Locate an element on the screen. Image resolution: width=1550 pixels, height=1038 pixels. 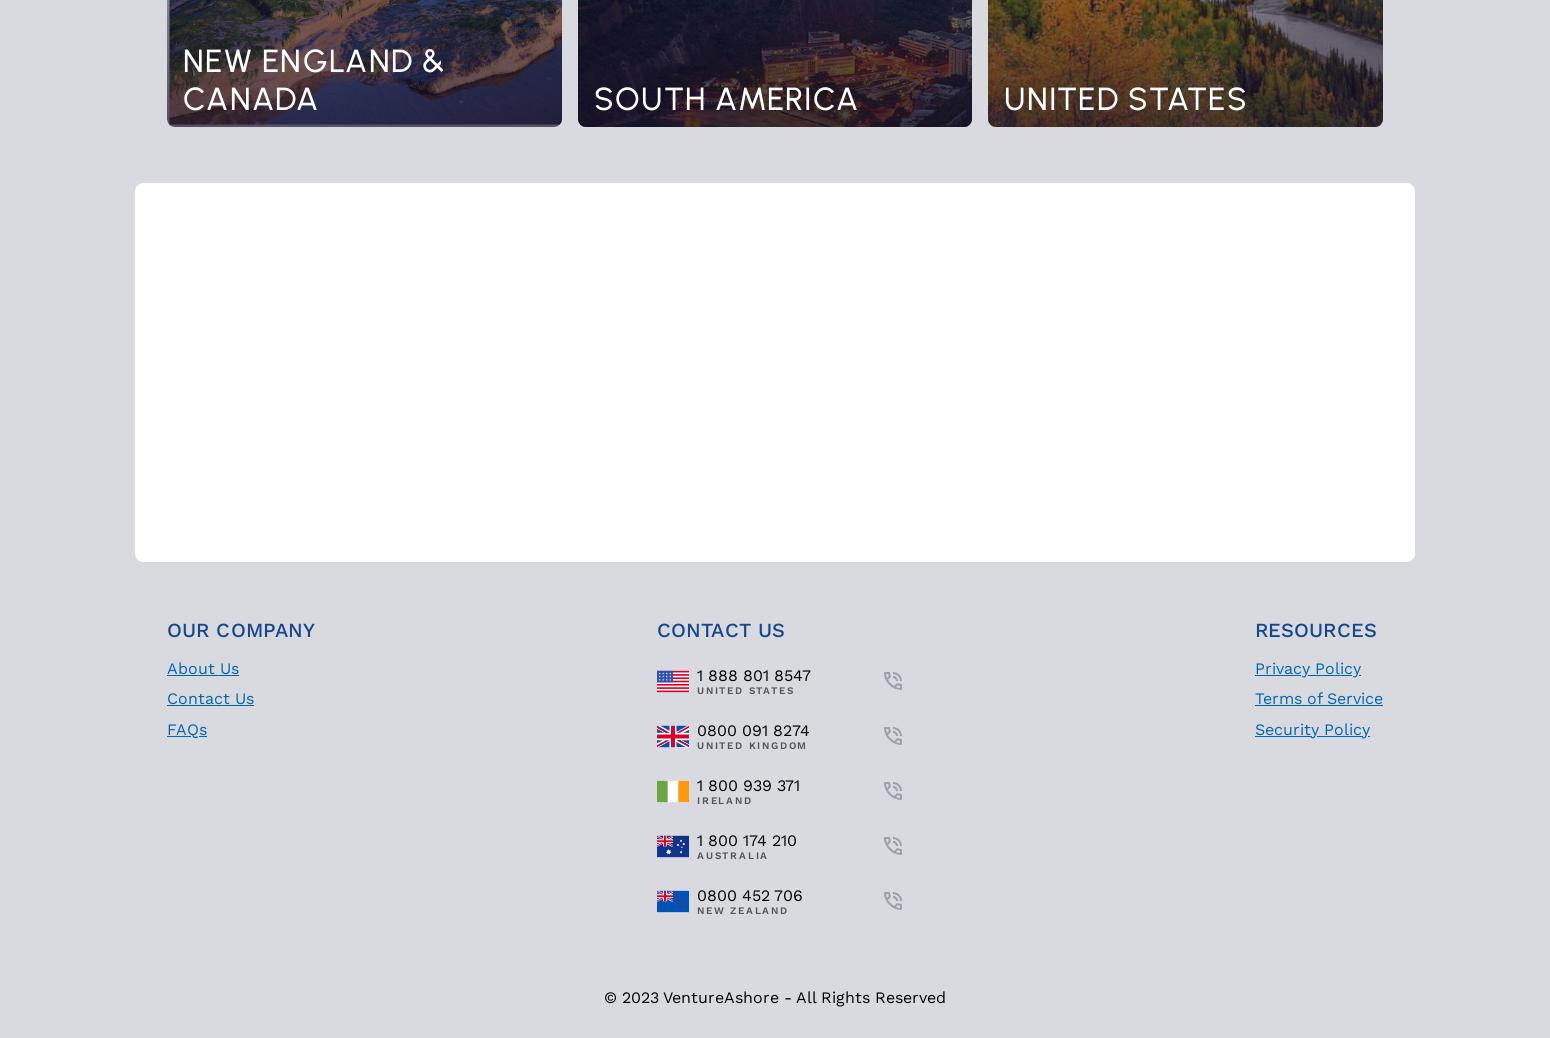
'0800 452 706' is located at coordinates (750, 894).